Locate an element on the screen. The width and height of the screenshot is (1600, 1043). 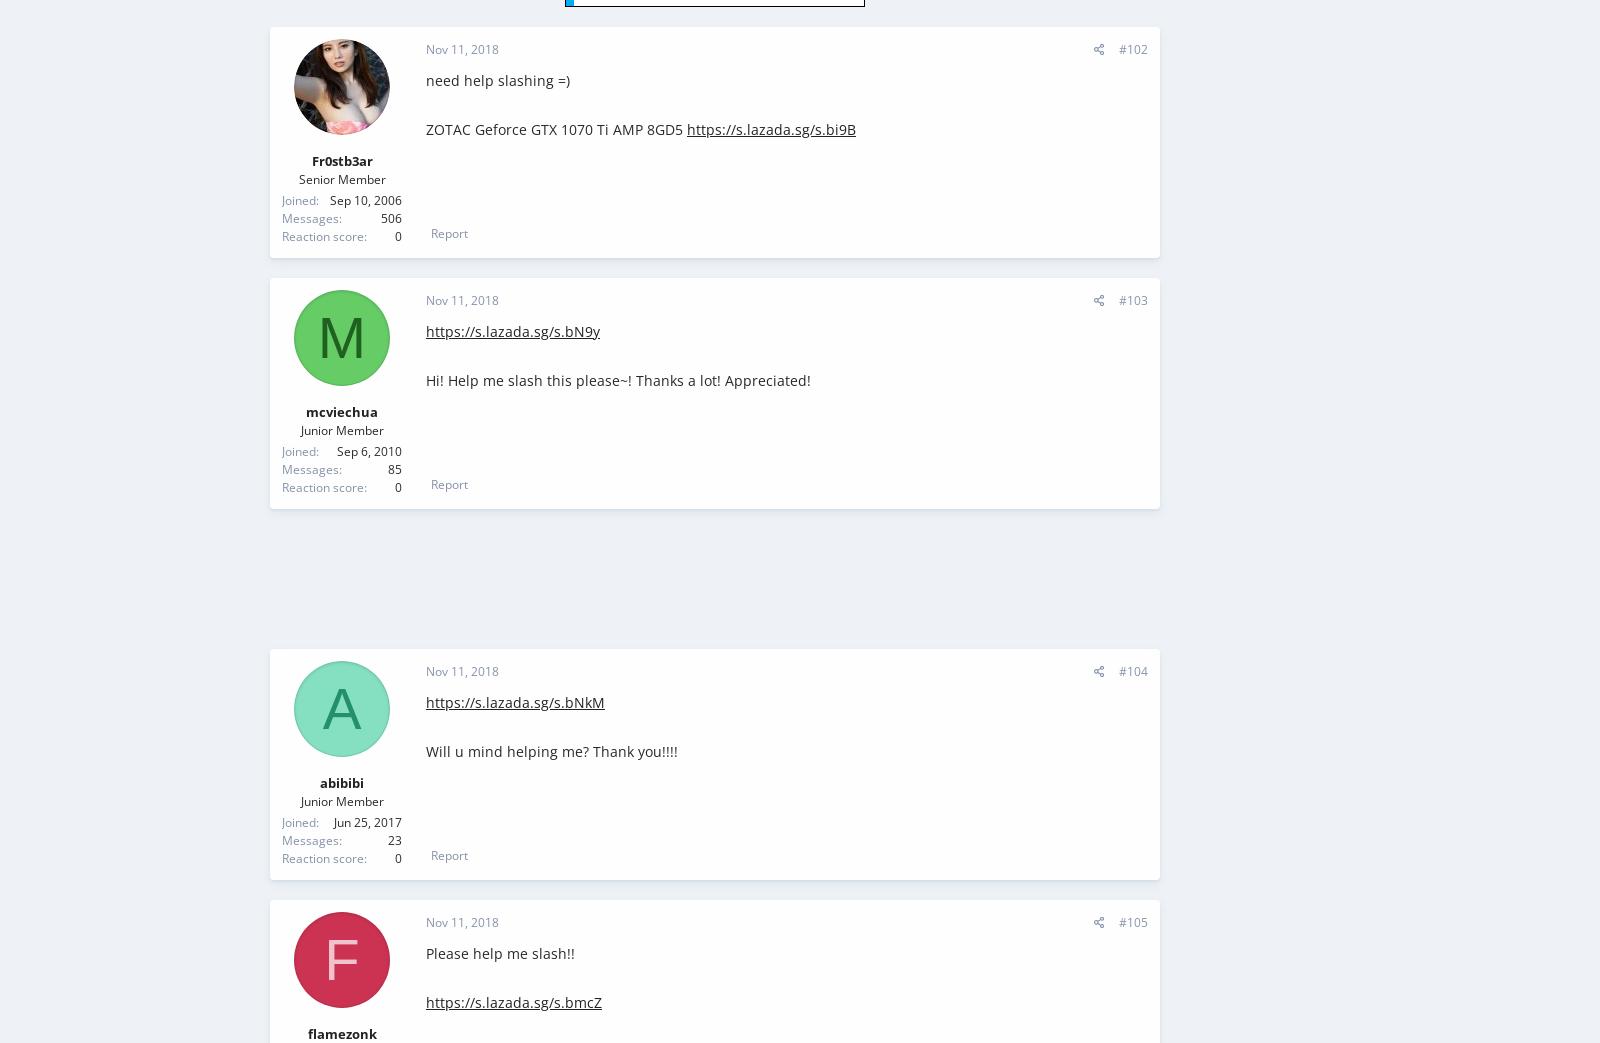
'Sep 10, 2006' is located at coordinates (365, 199).